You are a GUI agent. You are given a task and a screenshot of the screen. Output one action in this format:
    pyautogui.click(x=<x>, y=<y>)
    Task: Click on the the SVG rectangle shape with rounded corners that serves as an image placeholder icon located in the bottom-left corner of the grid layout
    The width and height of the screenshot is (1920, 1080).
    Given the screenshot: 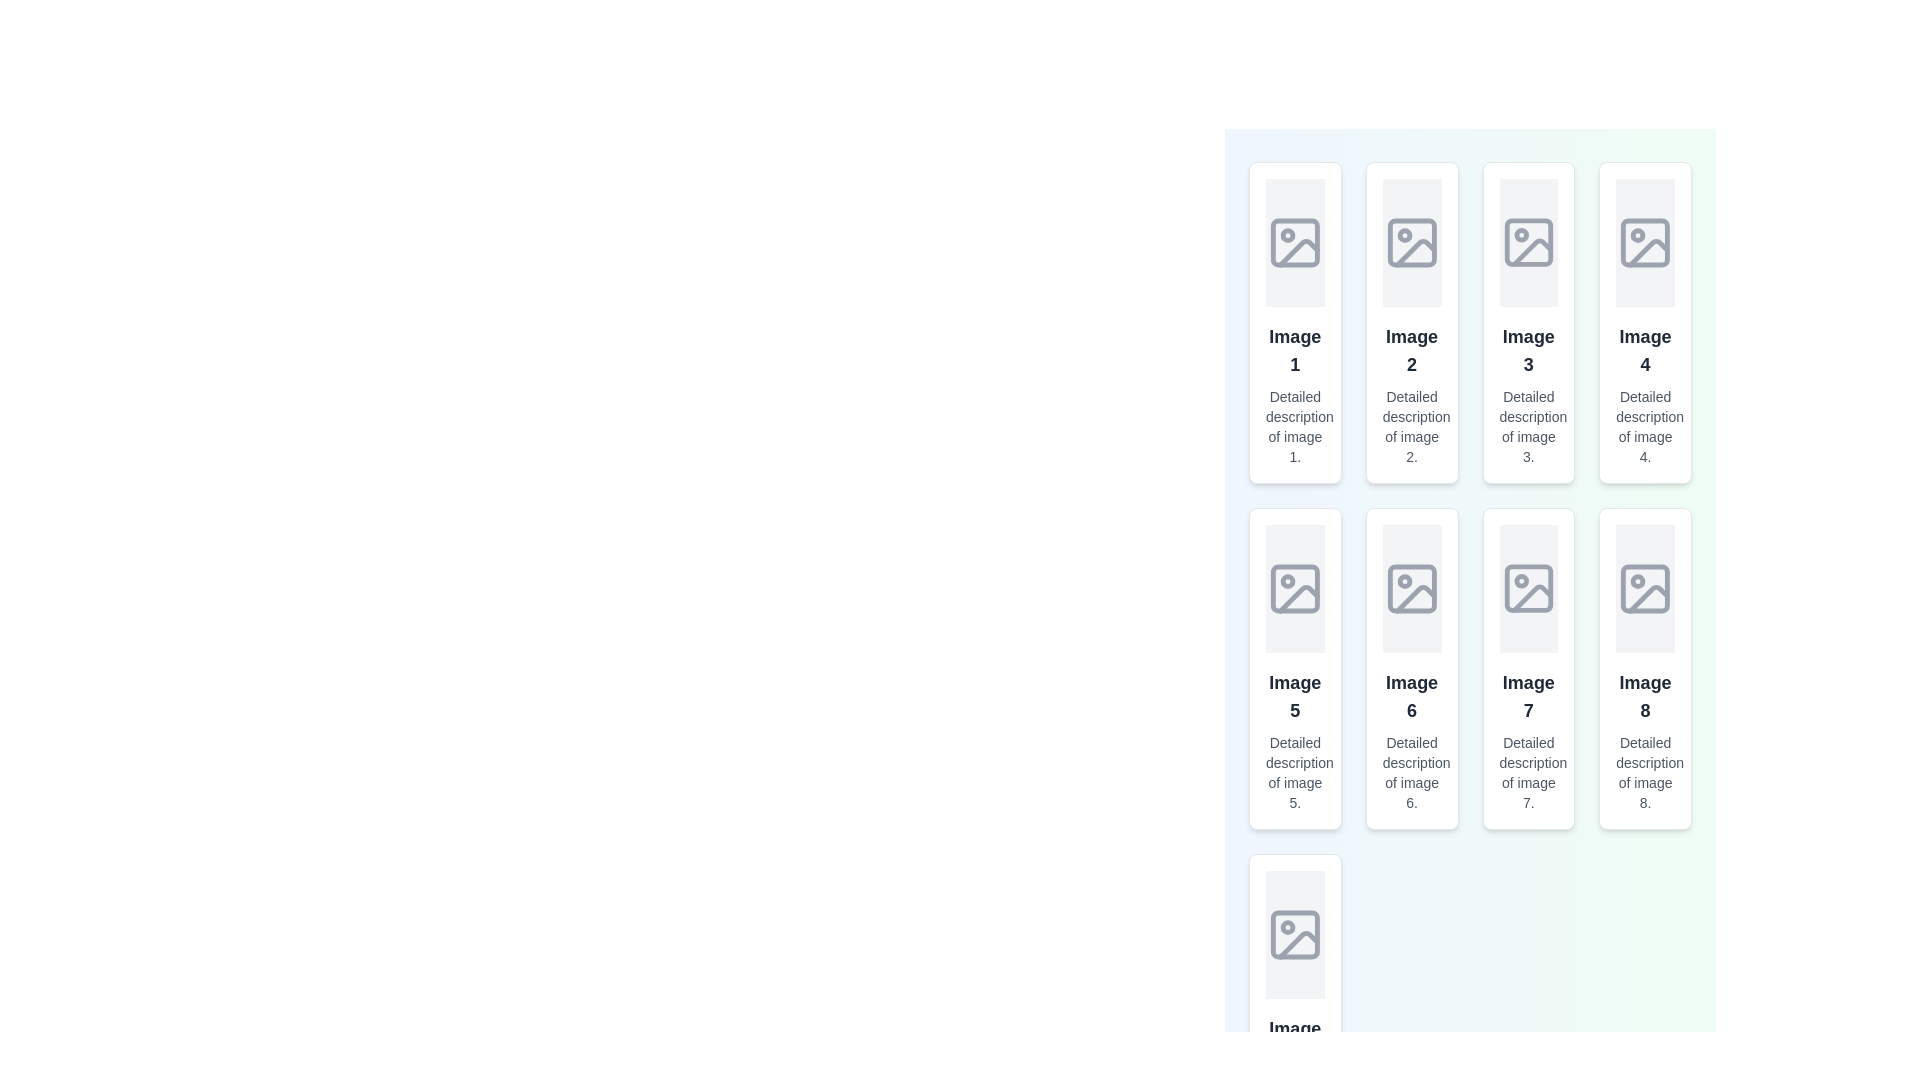 What is the action you would take?
    pyautogui.click(x=1295, y=934)
    